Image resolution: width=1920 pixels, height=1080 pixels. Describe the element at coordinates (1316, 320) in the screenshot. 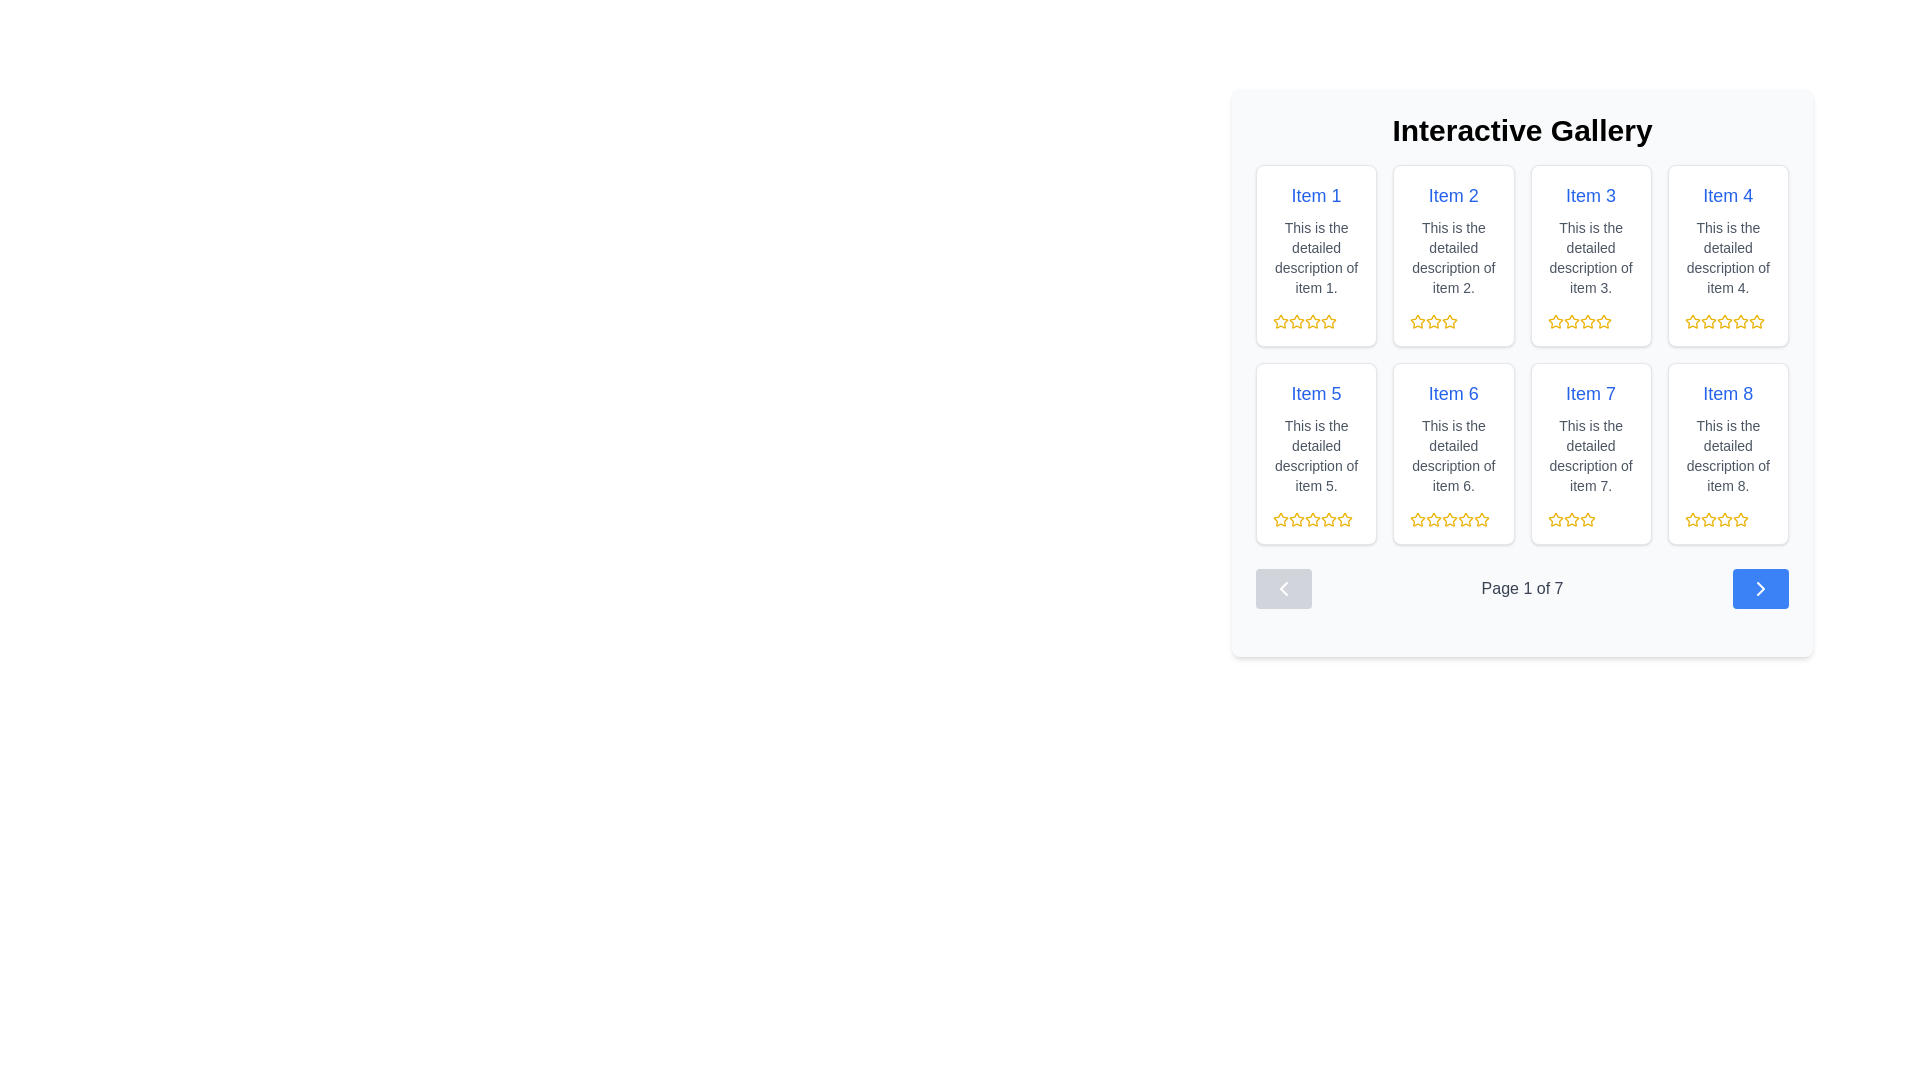

I see `the star in the rating component located in the lower section of the first item's card to set the rating` at that location.